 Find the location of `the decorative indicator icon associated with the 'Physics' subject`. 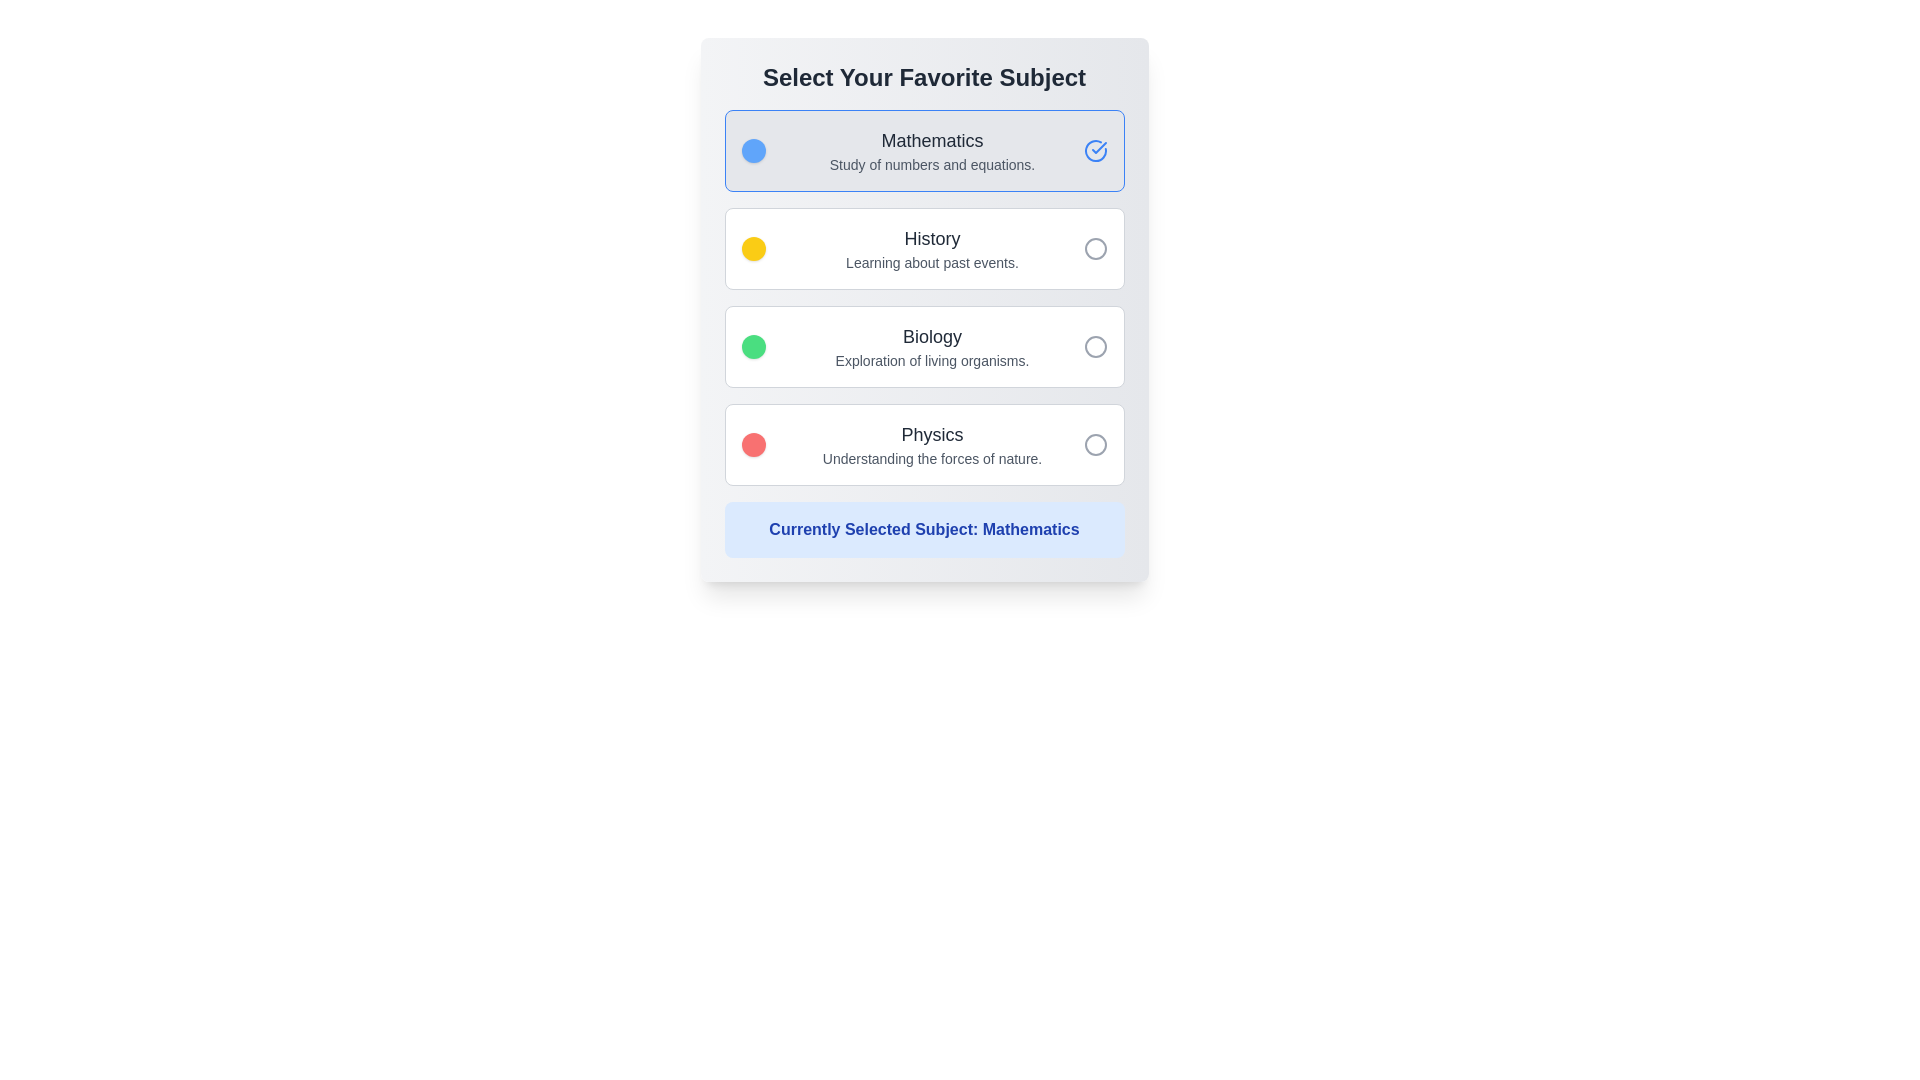

the decorative indicator icon associated with the 'Physics' subject is located at coordinates (752, 443).